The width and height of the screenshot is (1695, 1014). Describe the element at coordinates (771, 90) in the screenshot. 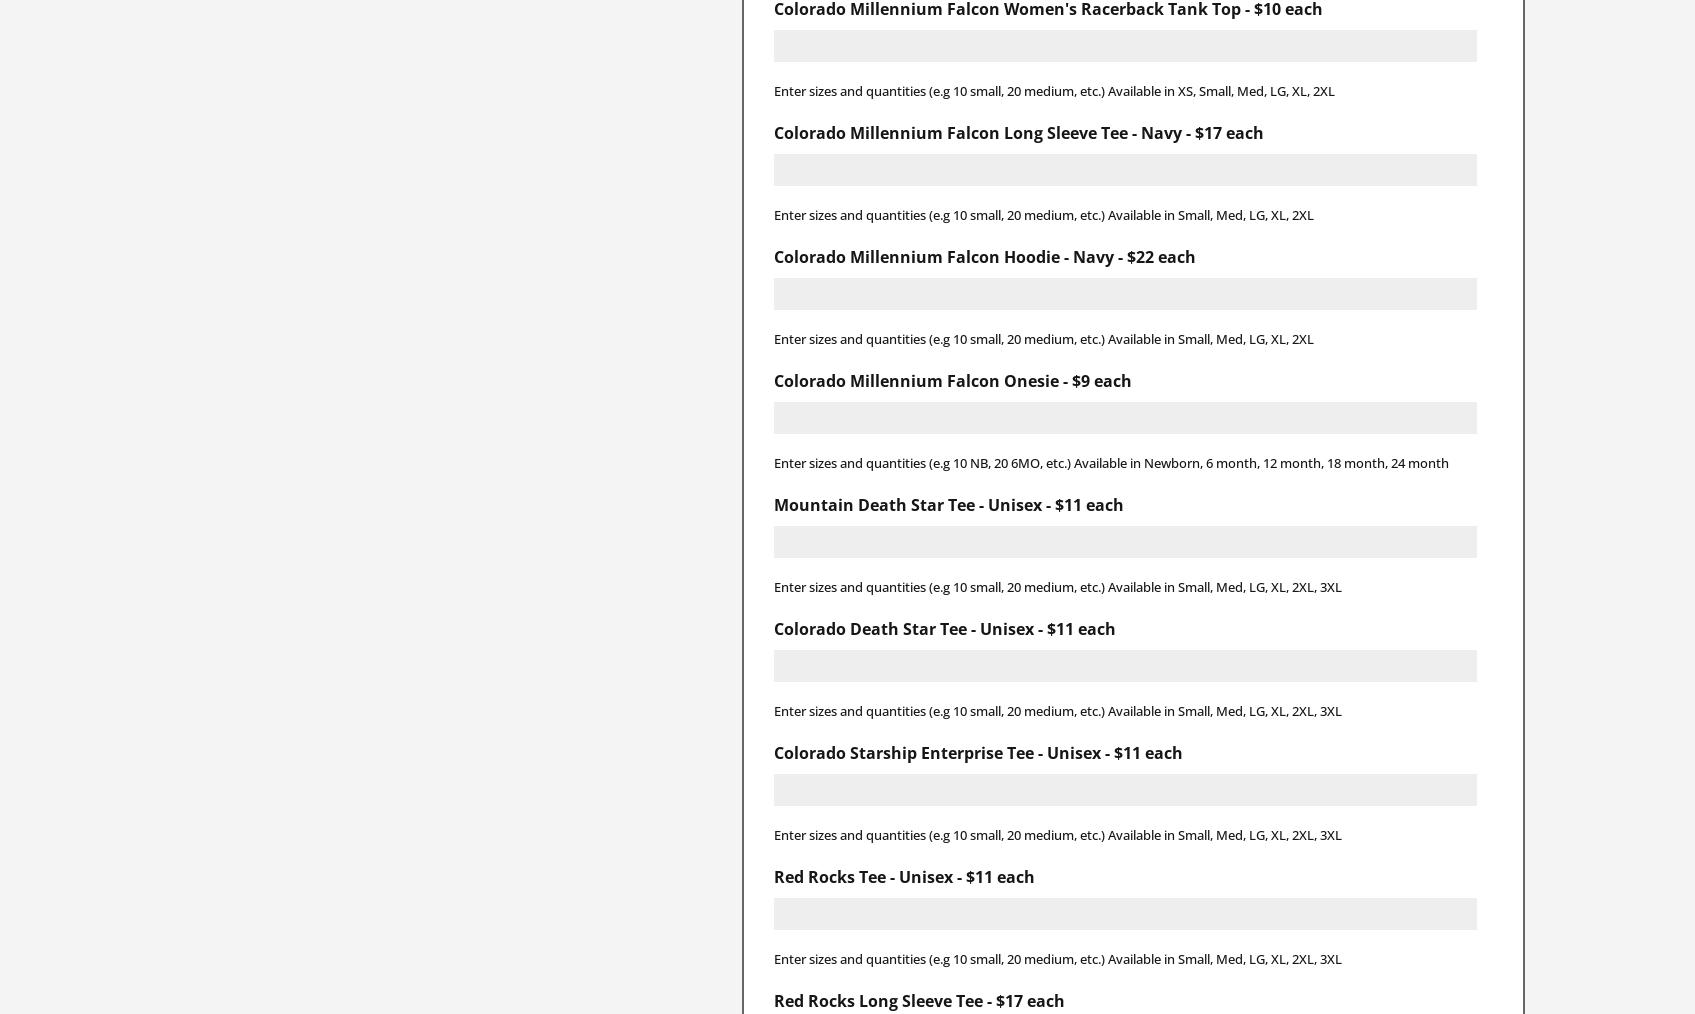

I see `'Enter sizes and quantities (e.g 10 small, 20 medium, etc.)
Available in XS, Small, Med, LG, XL, 2XL'` at that location.